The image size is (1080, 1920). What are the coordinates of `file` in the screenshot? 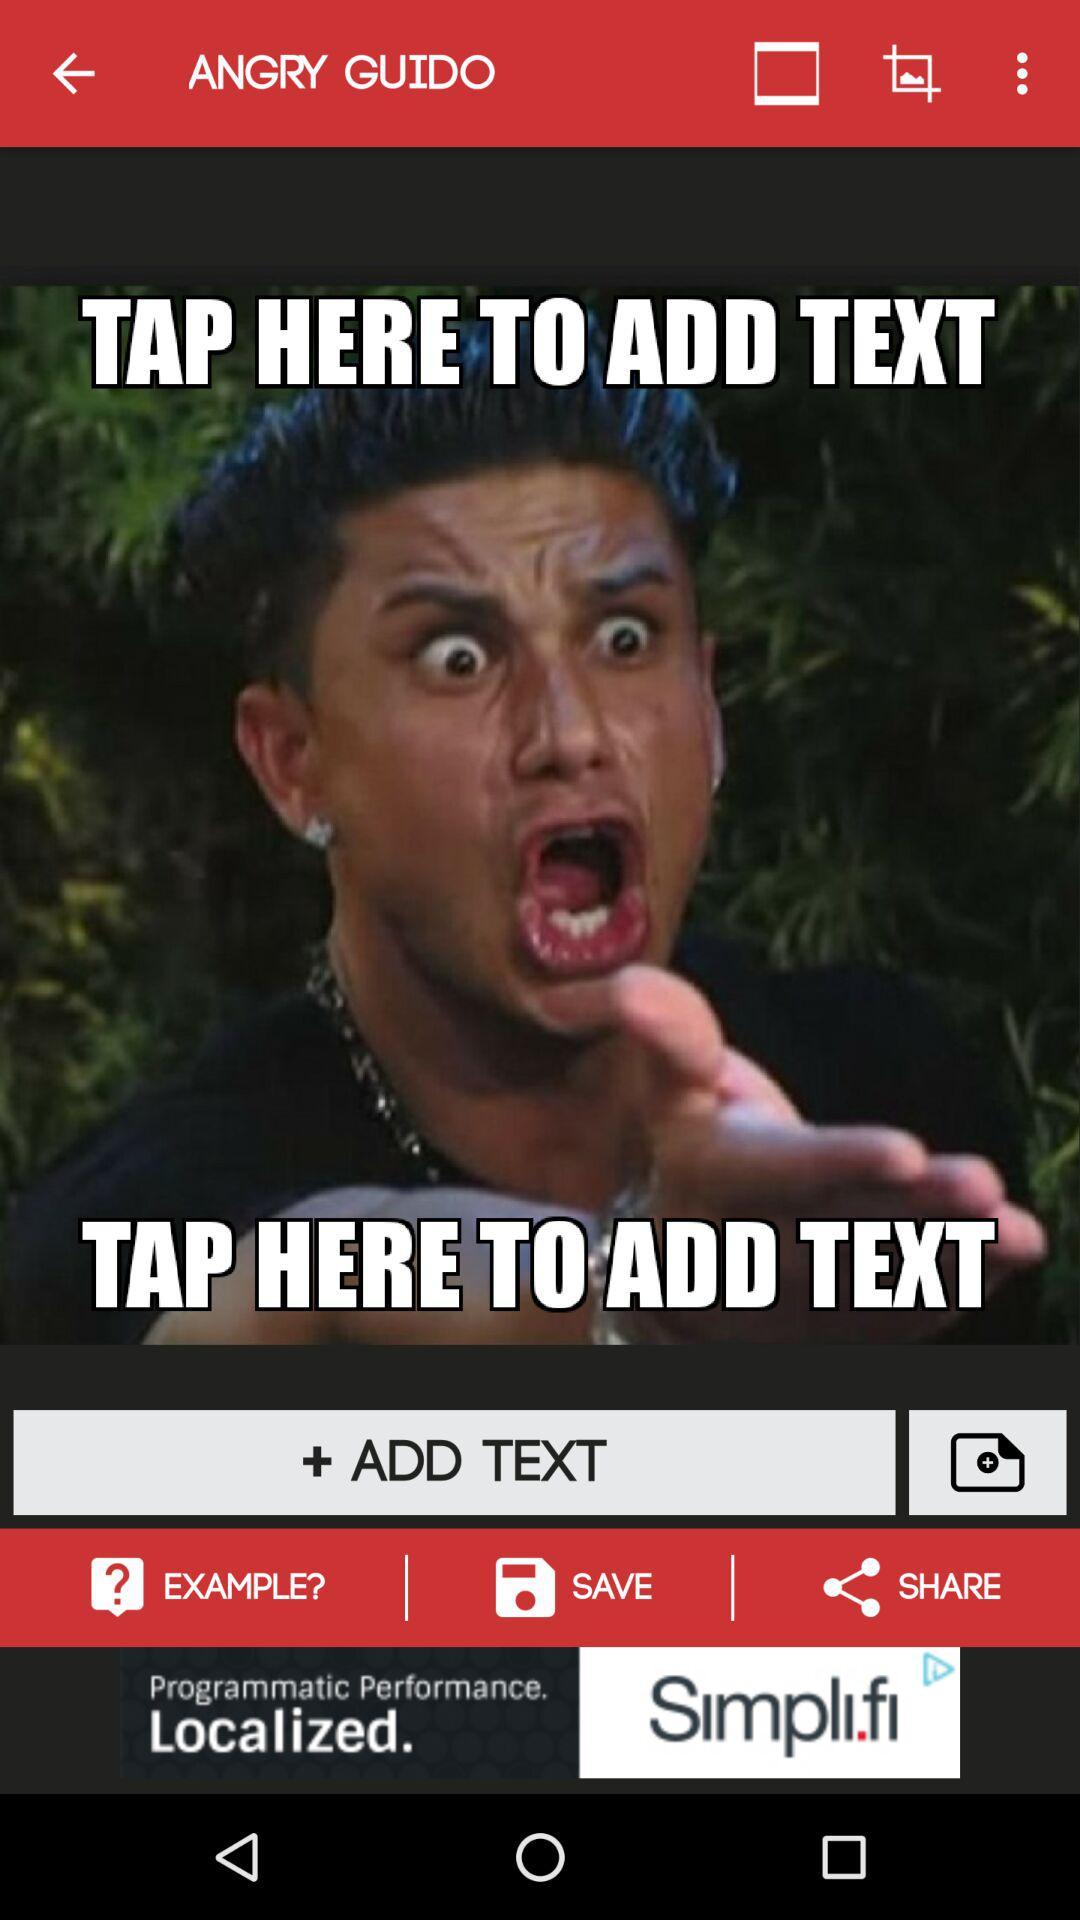 It's located at (986, 1462).